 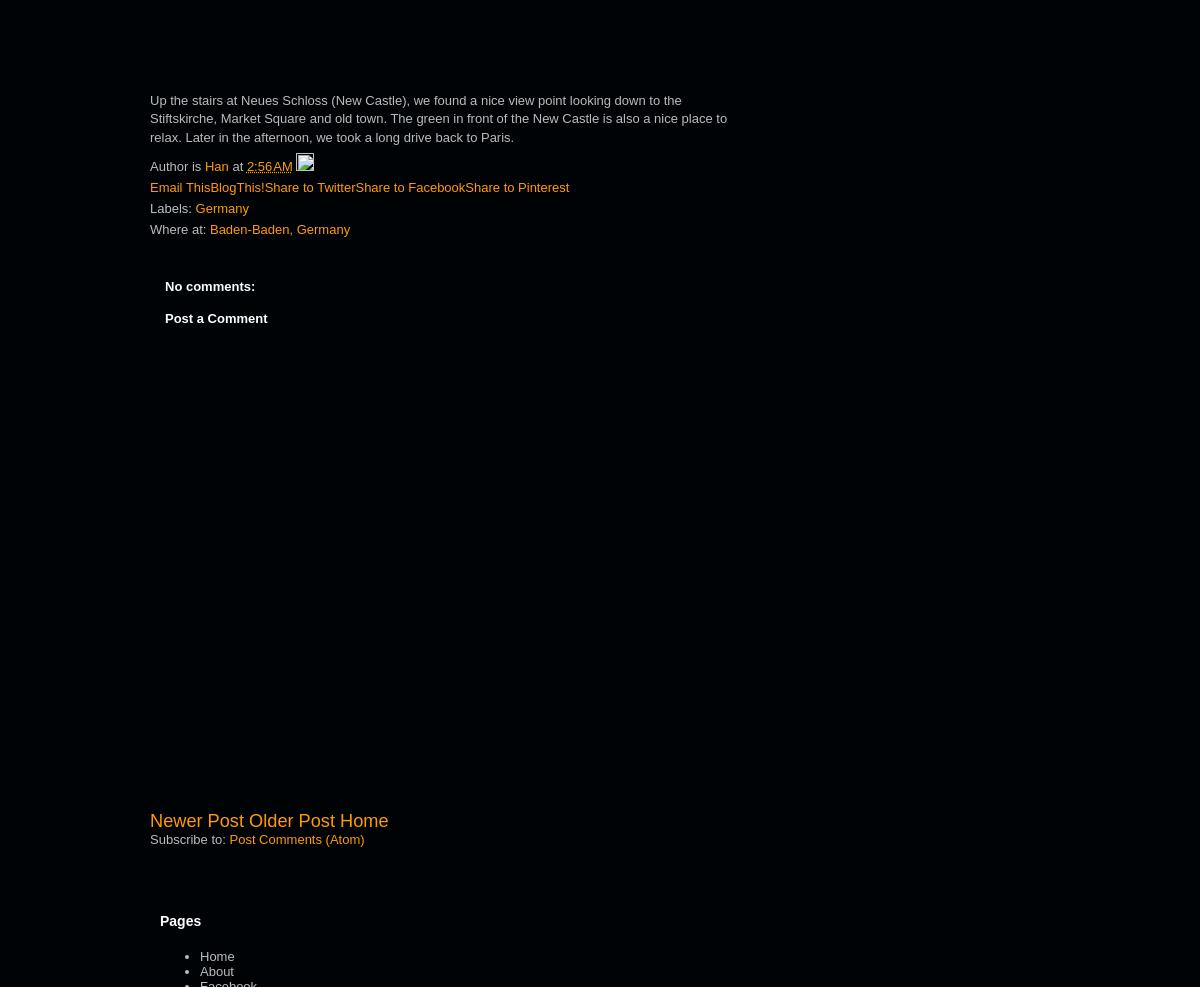 What do you see at coordinates (208, 228) in the screenshot?
I see `'Baden-Baden, Germany'` at bounding box center [208, 228].